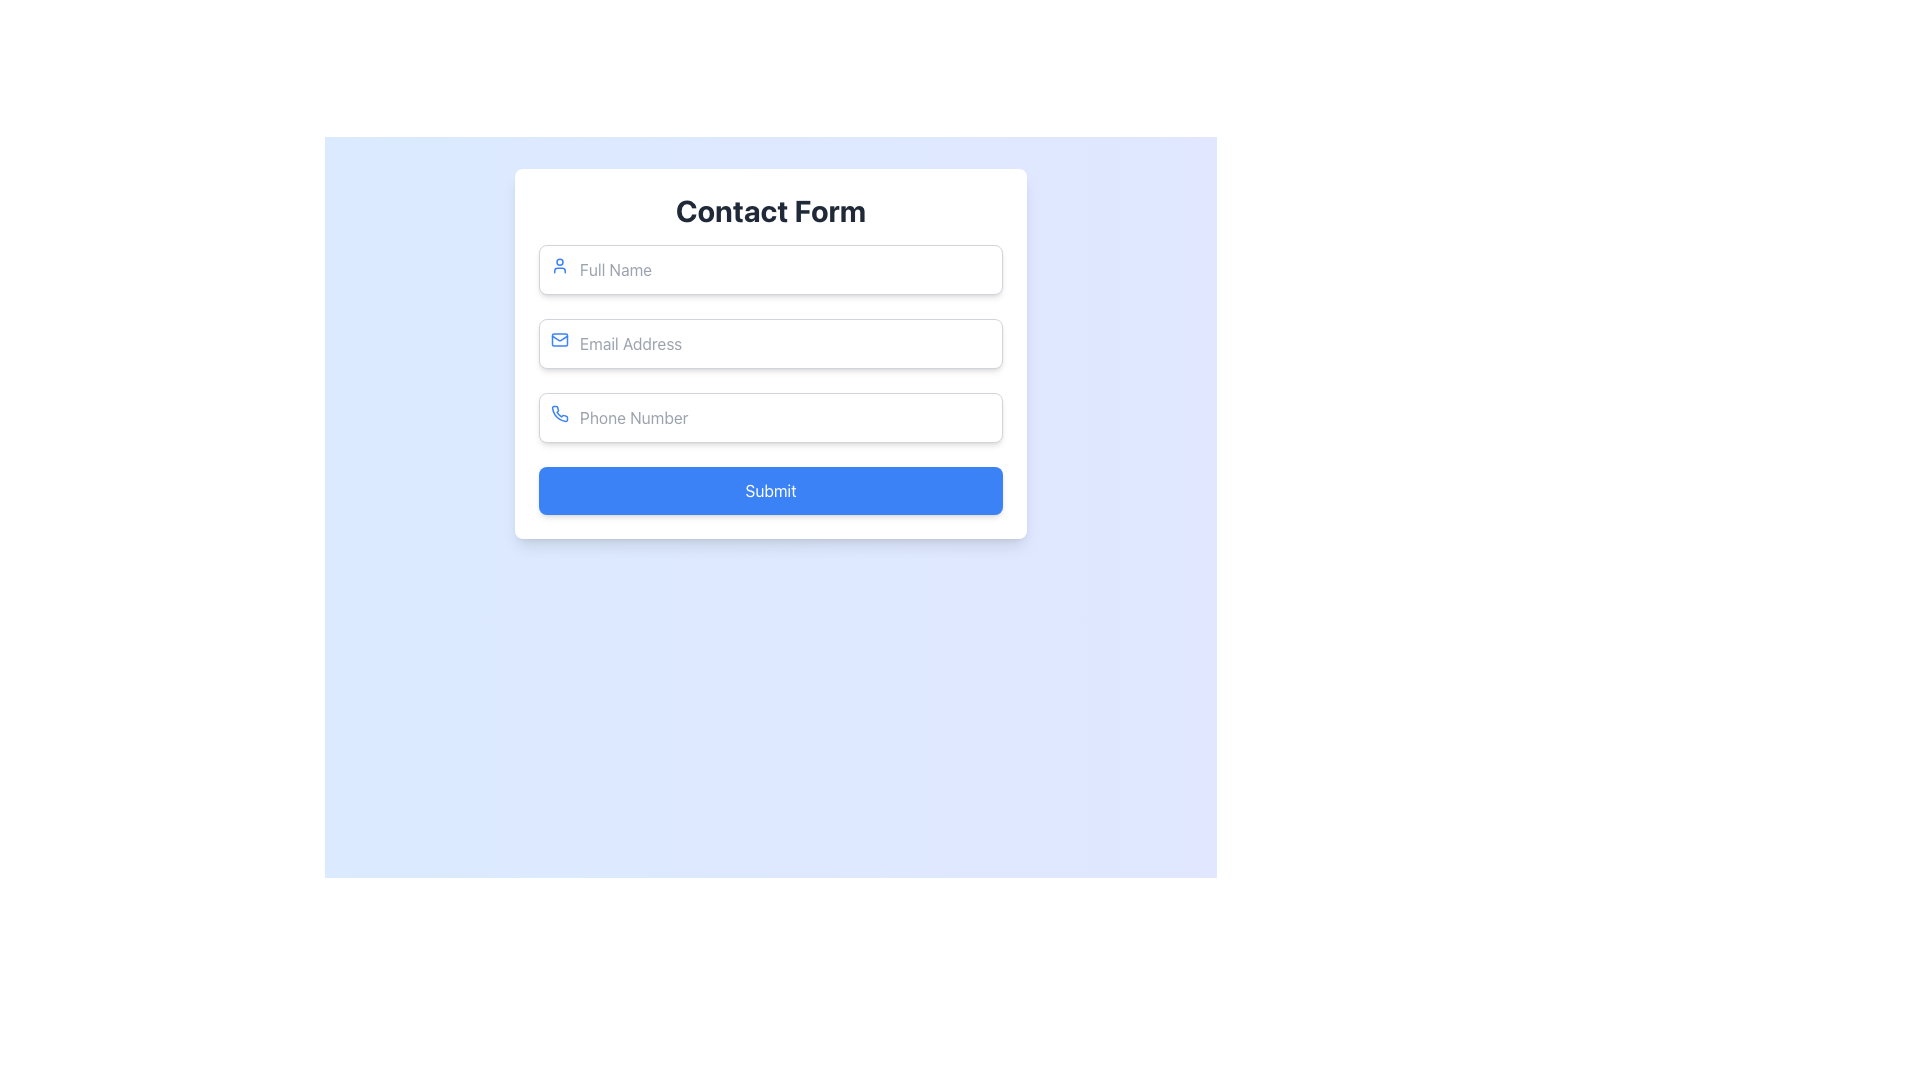 The height and width of the screenshot is (1080, 1920). Describe the element at coordinates (560, 265) in the screenshot. I see `the icon that symbolizes user information in the 'Full Name' input field, positioned near the top left of the field` at that location.